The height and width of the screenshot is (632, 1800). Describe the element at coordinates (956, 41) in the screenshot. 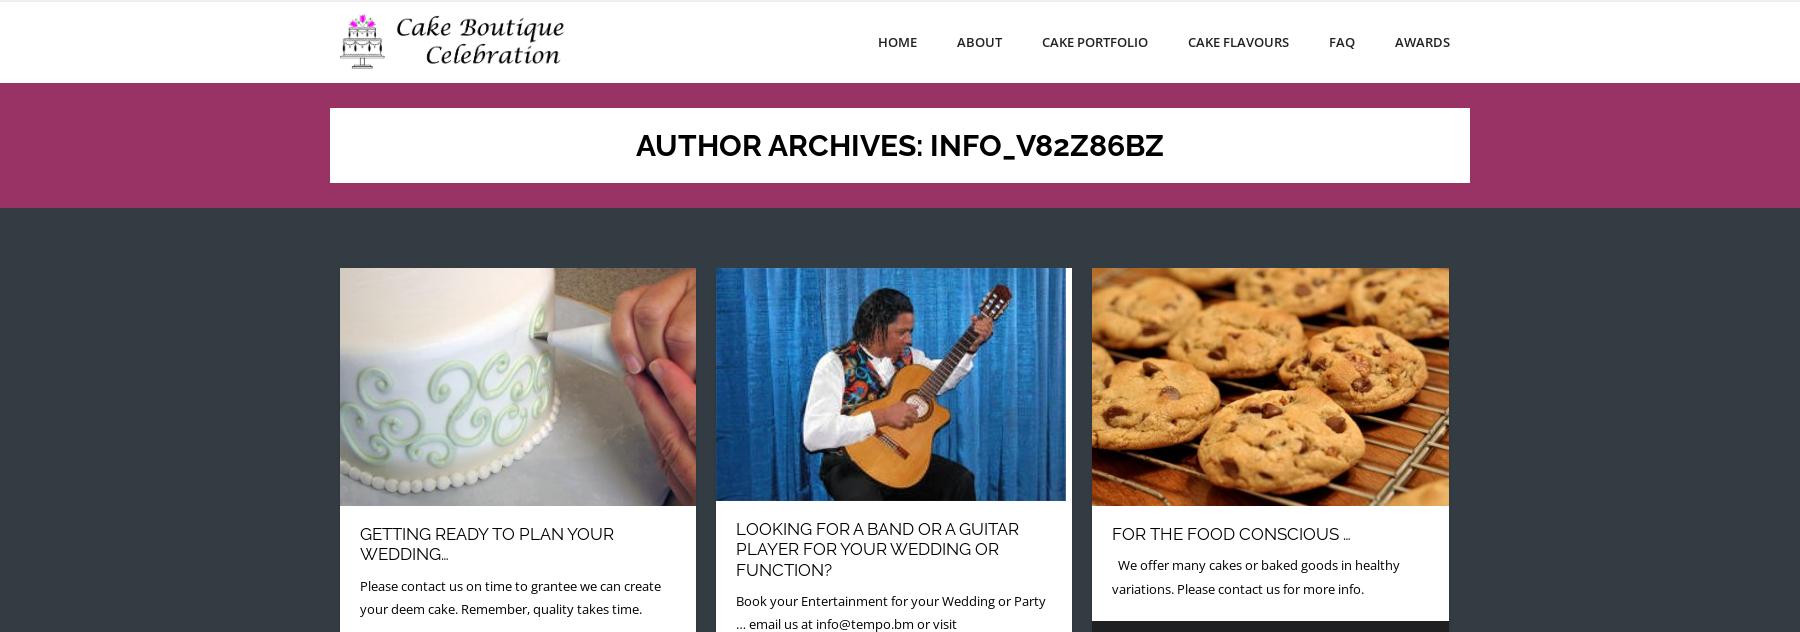

I see `'About'` at that location.